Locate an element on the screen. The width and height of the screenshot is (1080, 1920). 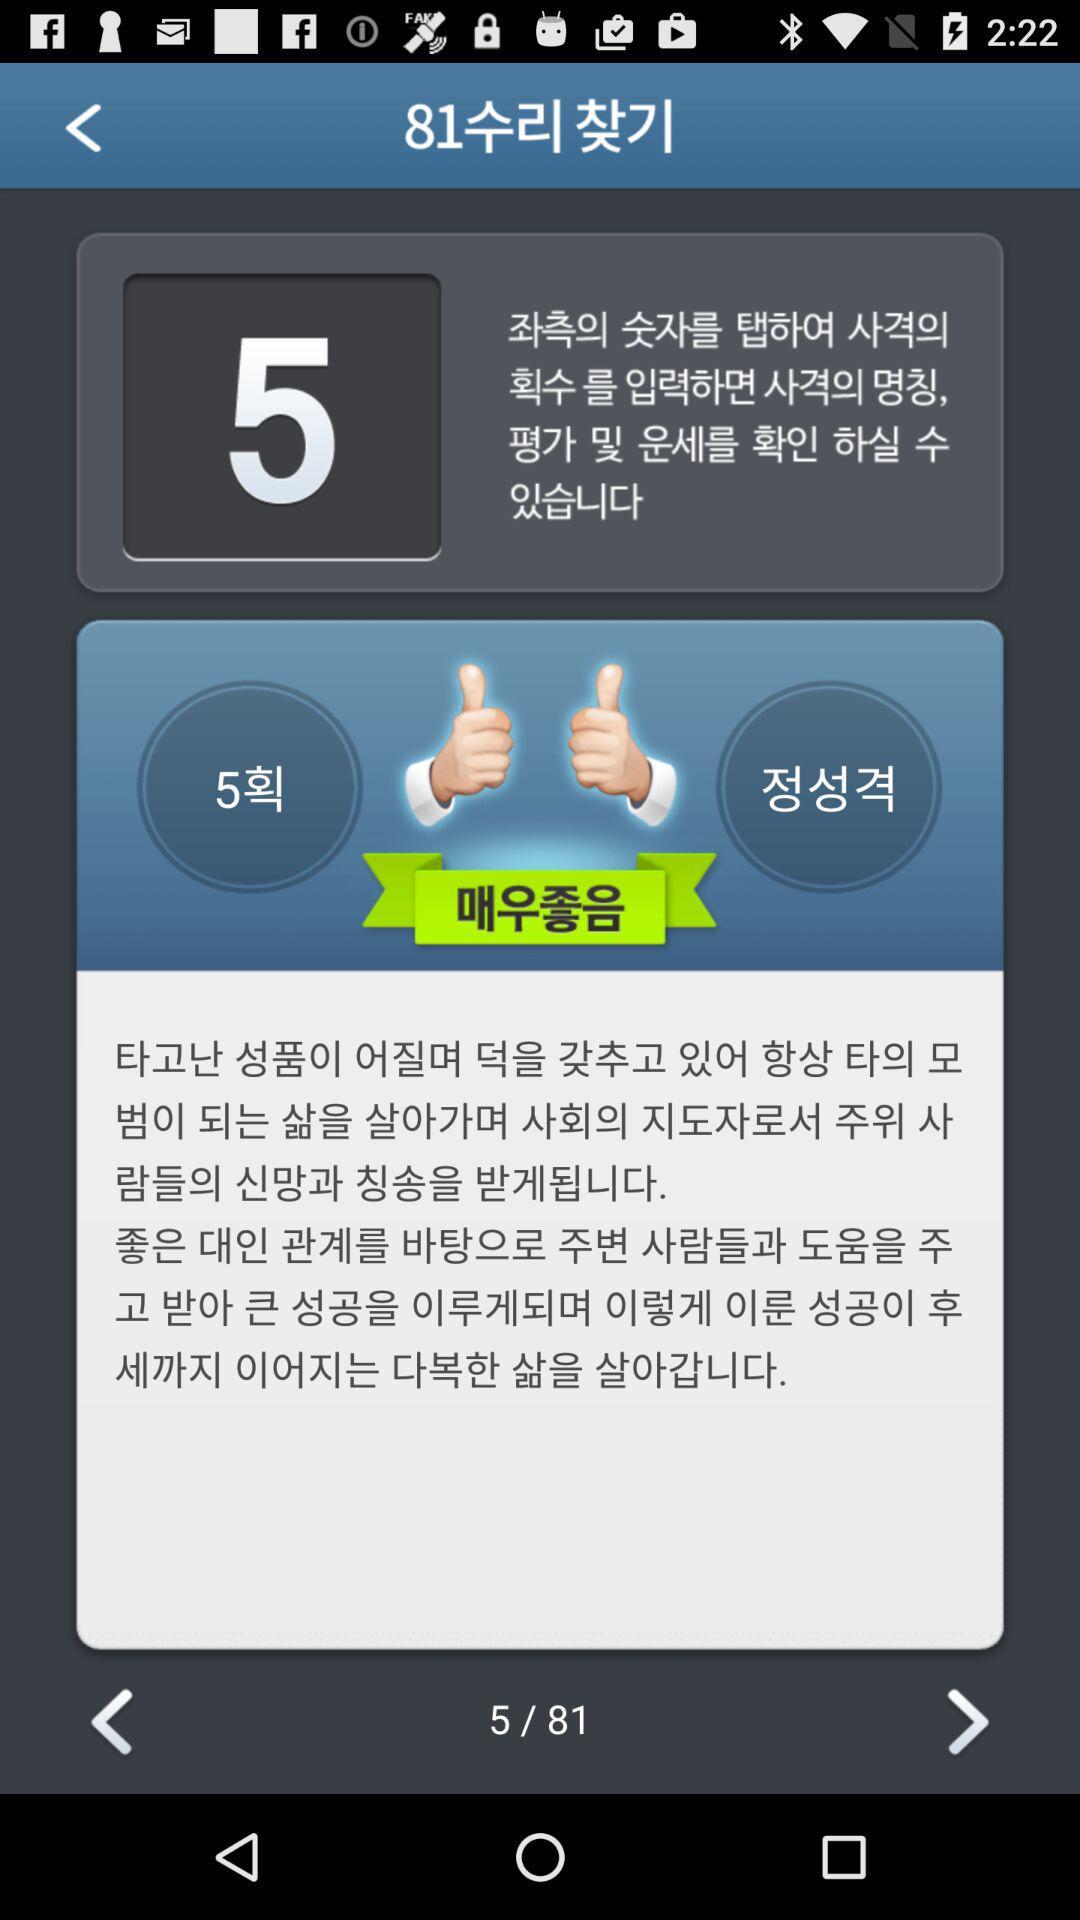
the text which is on the blue bar is located at coordinates (540, 133).